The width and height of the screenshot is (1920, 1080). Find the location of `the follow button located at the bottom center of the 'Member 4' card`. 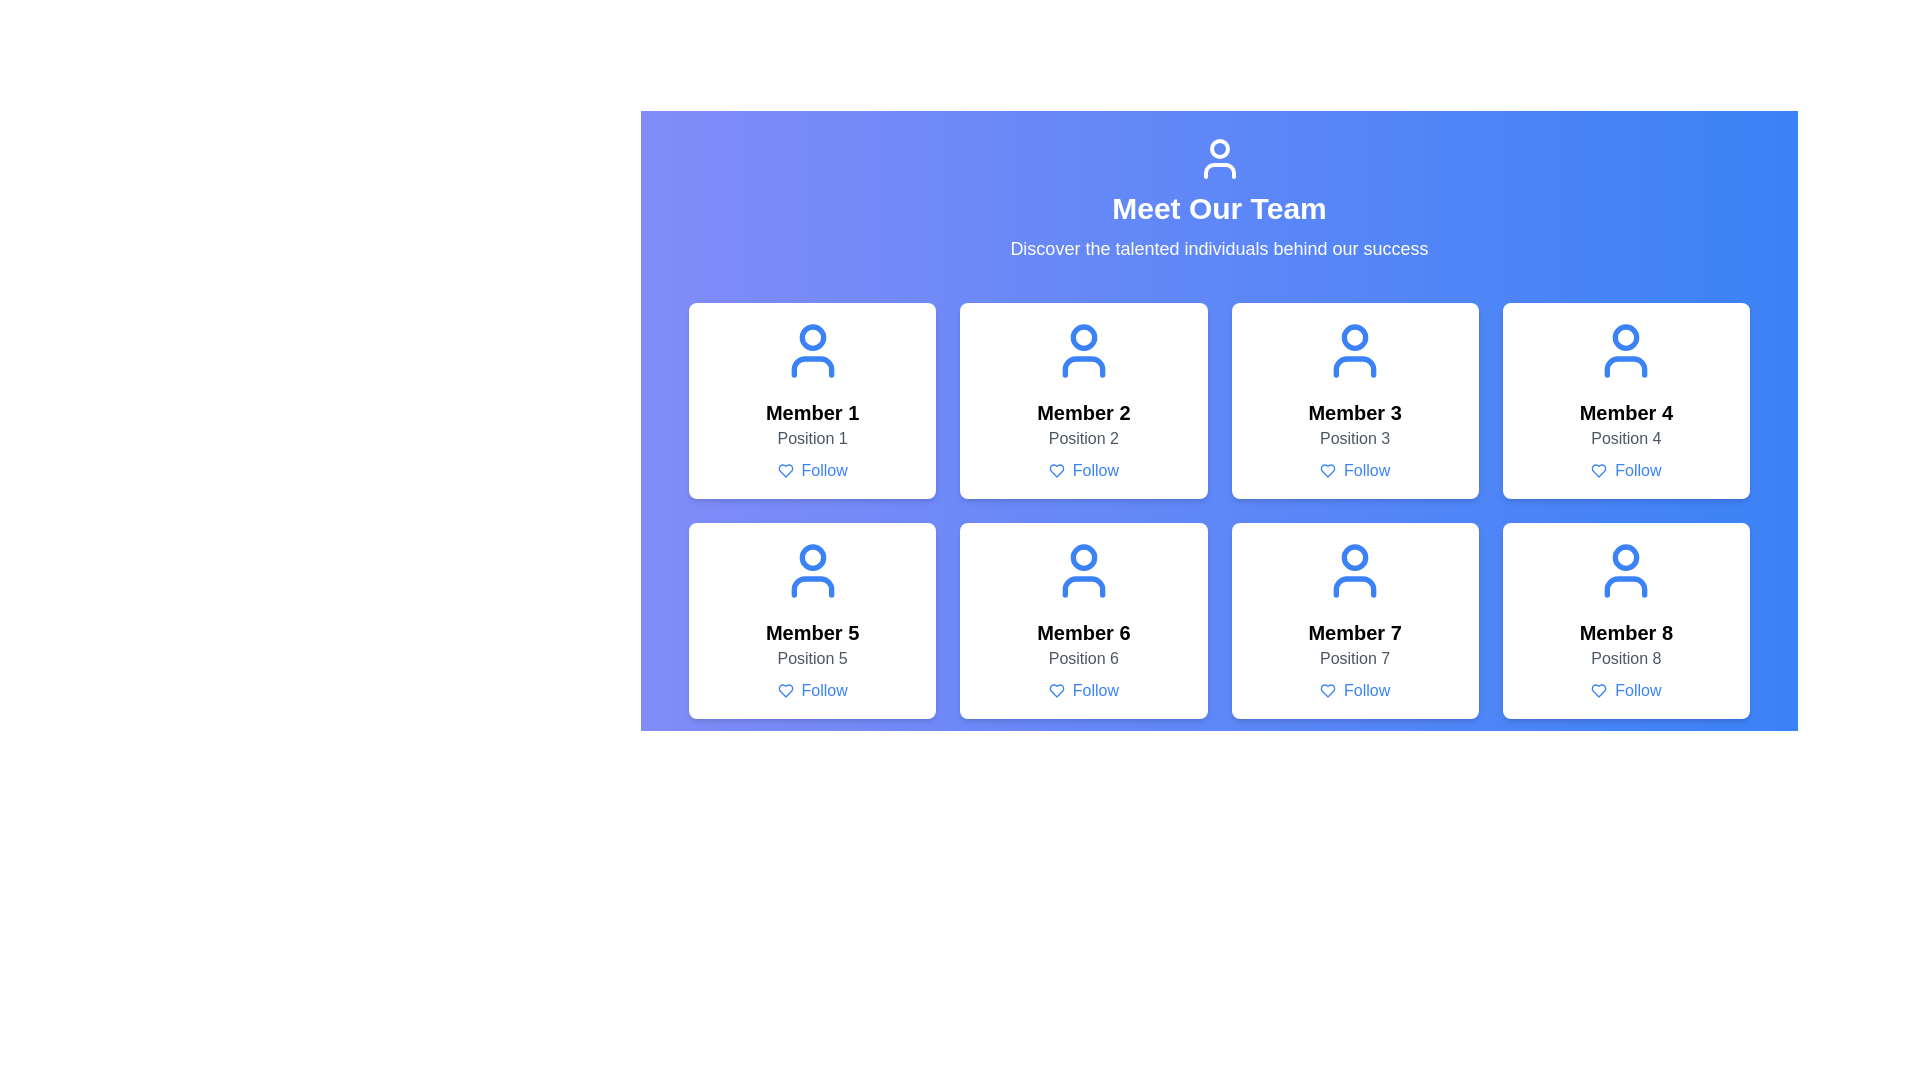

the follow button located at the bottom center of the 'Member 4' card is located at coordinates (1626, 470).